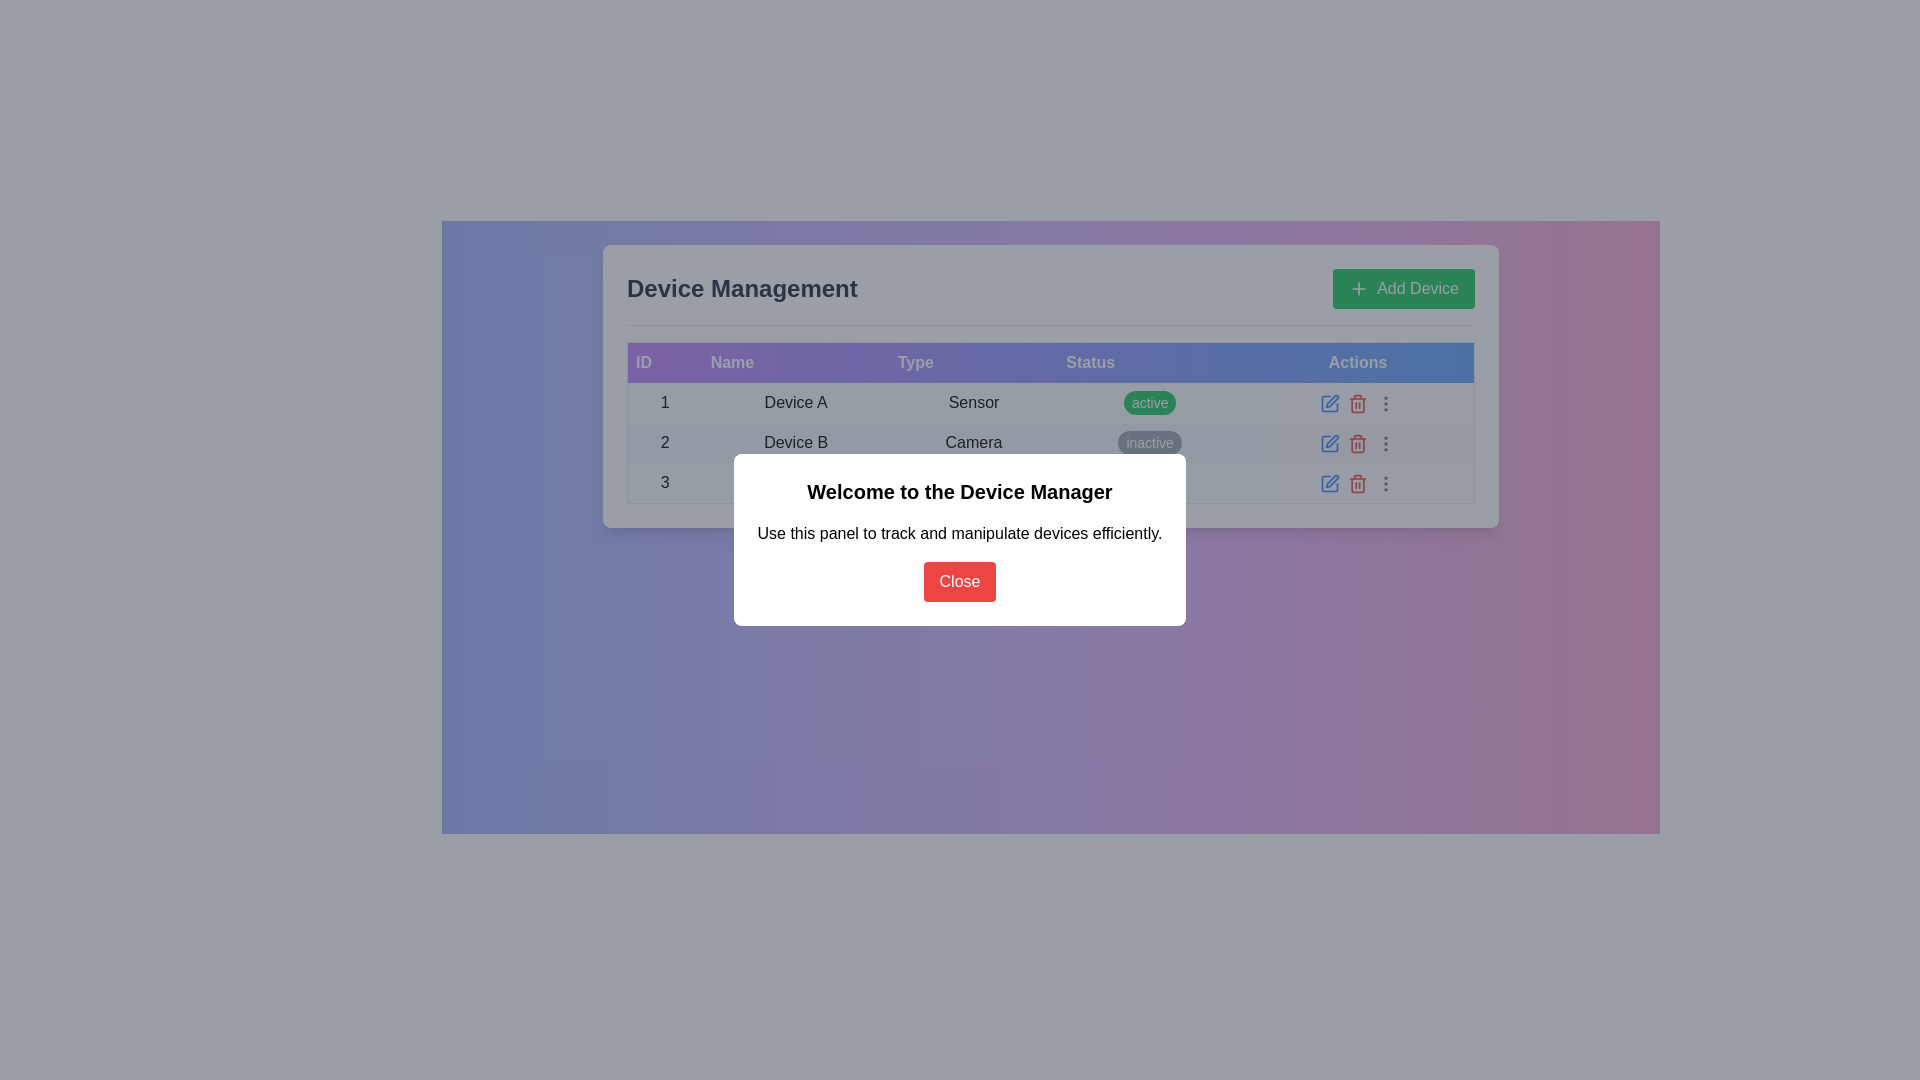 The width and height of the screenshot is (1920, 1080). What do you see at coordinates (1150, 402) in the screenshot?
I see `the 'active' badge element in the 'Status' column for 'Device A' in the Device Management table to understand the device status` at bounding box center [1150, 402].